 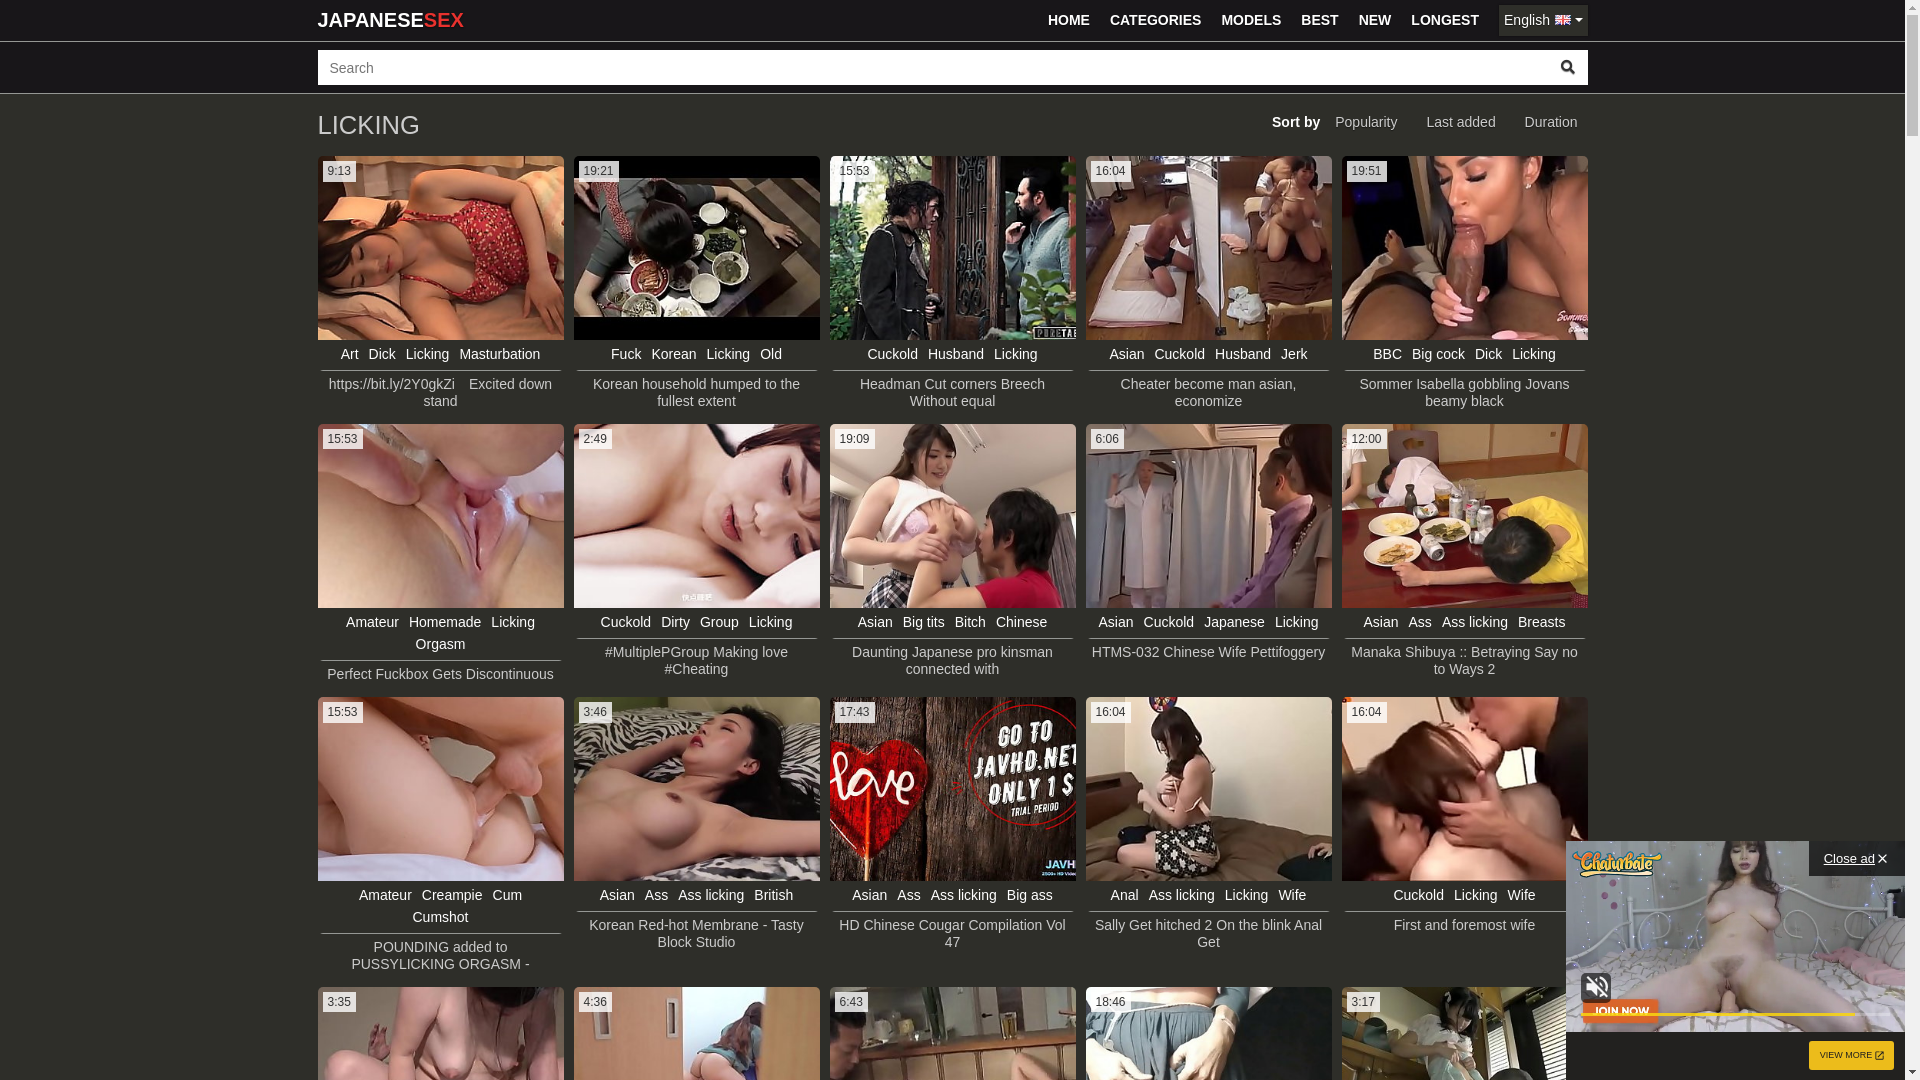 What do you see at coordinates (1319, 20) in the screenshot?
I see `'BEST'` at bounding box center [1319, 20].